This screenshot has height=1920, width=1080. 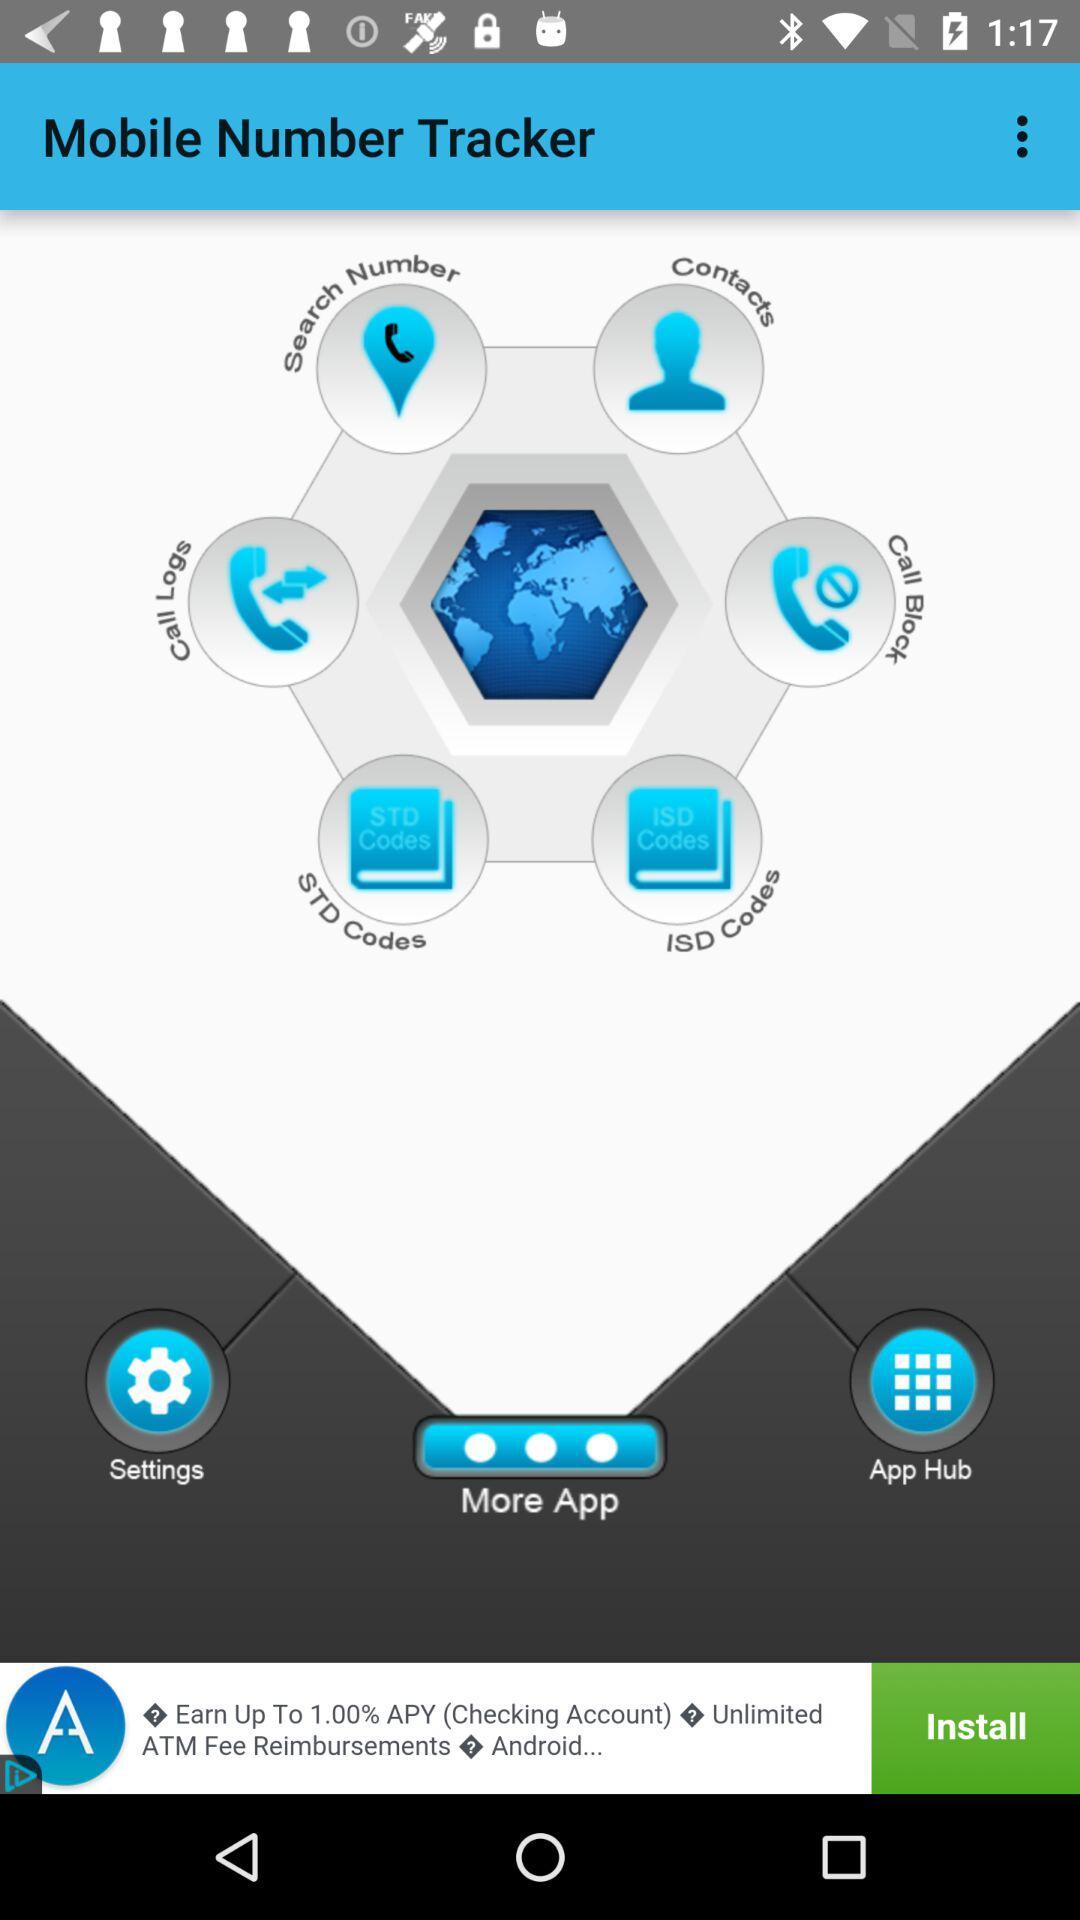 I want to click on call block, so click(x=820, y=597).